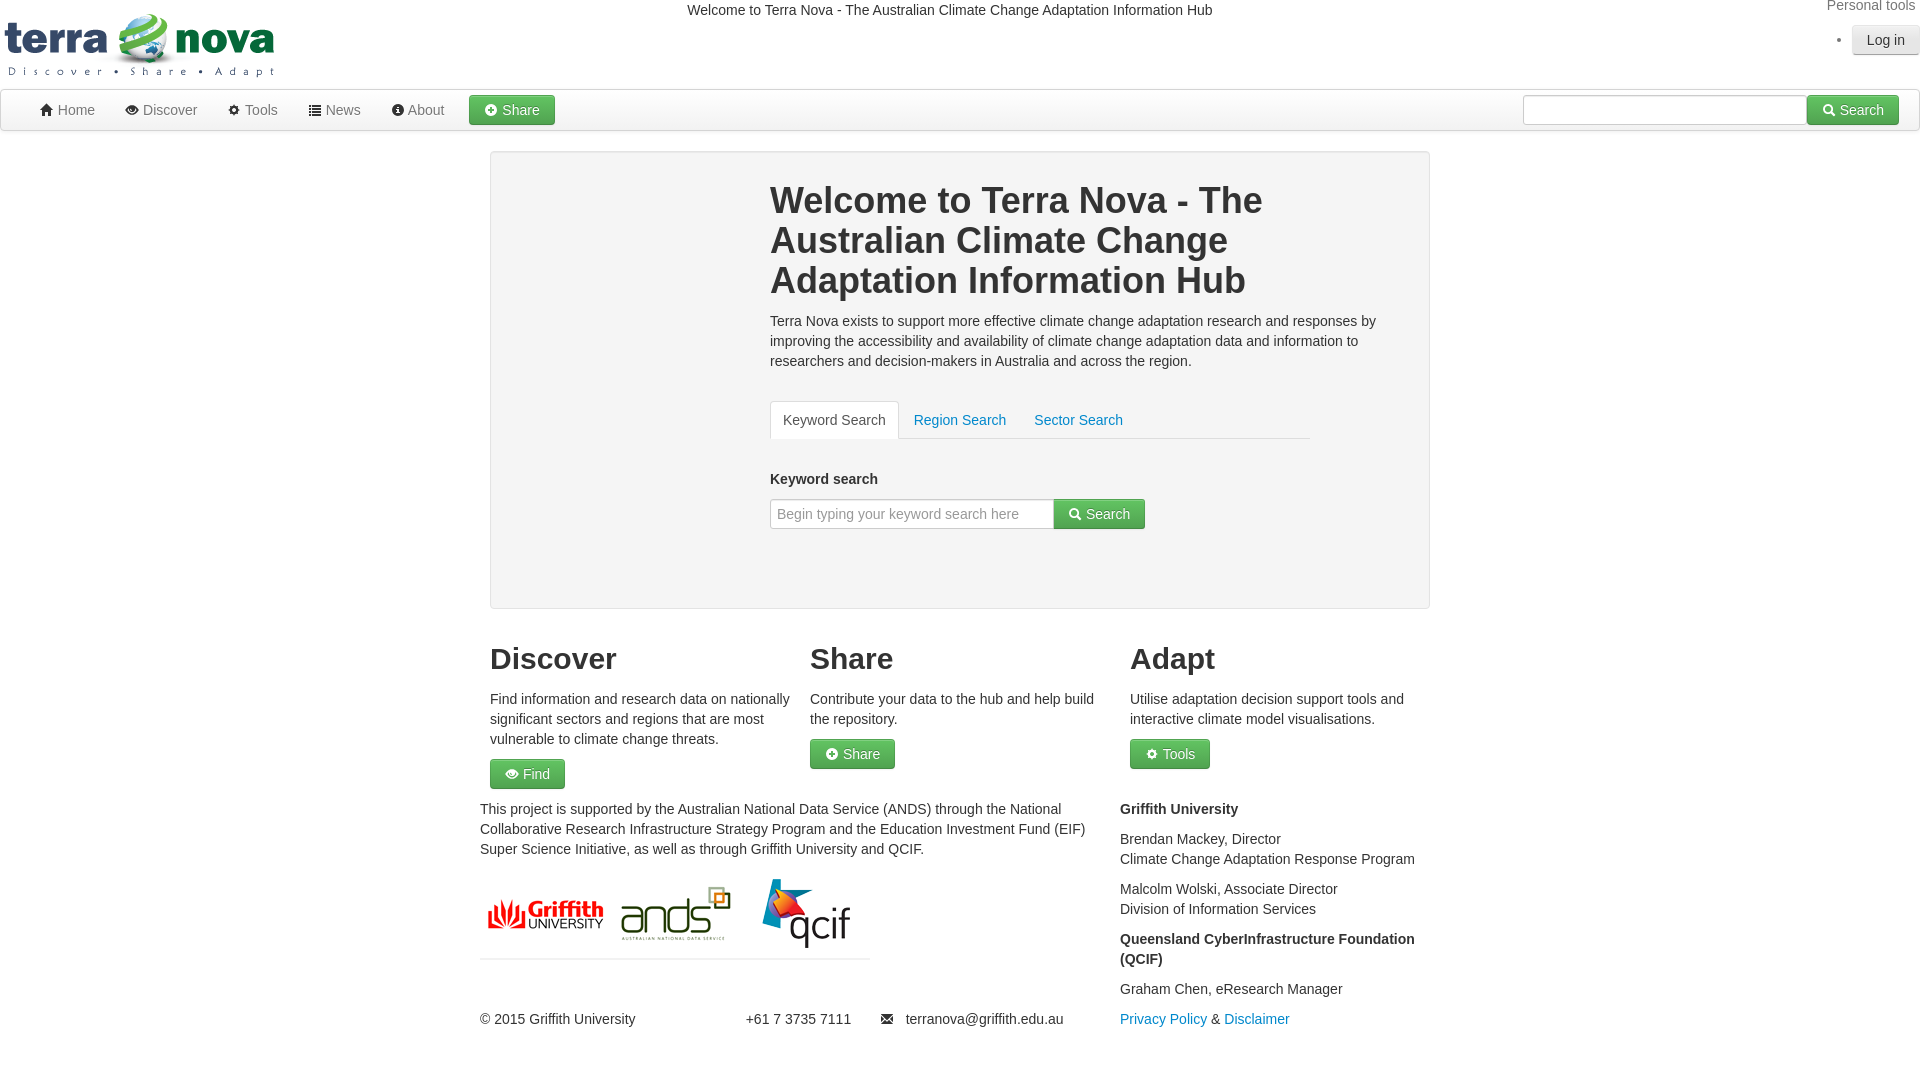 The image size is (1920, 1080). What do you see at coordinates (511, 110) in the screenshot?
I see `'Share'` at bounding box center [511, 110].